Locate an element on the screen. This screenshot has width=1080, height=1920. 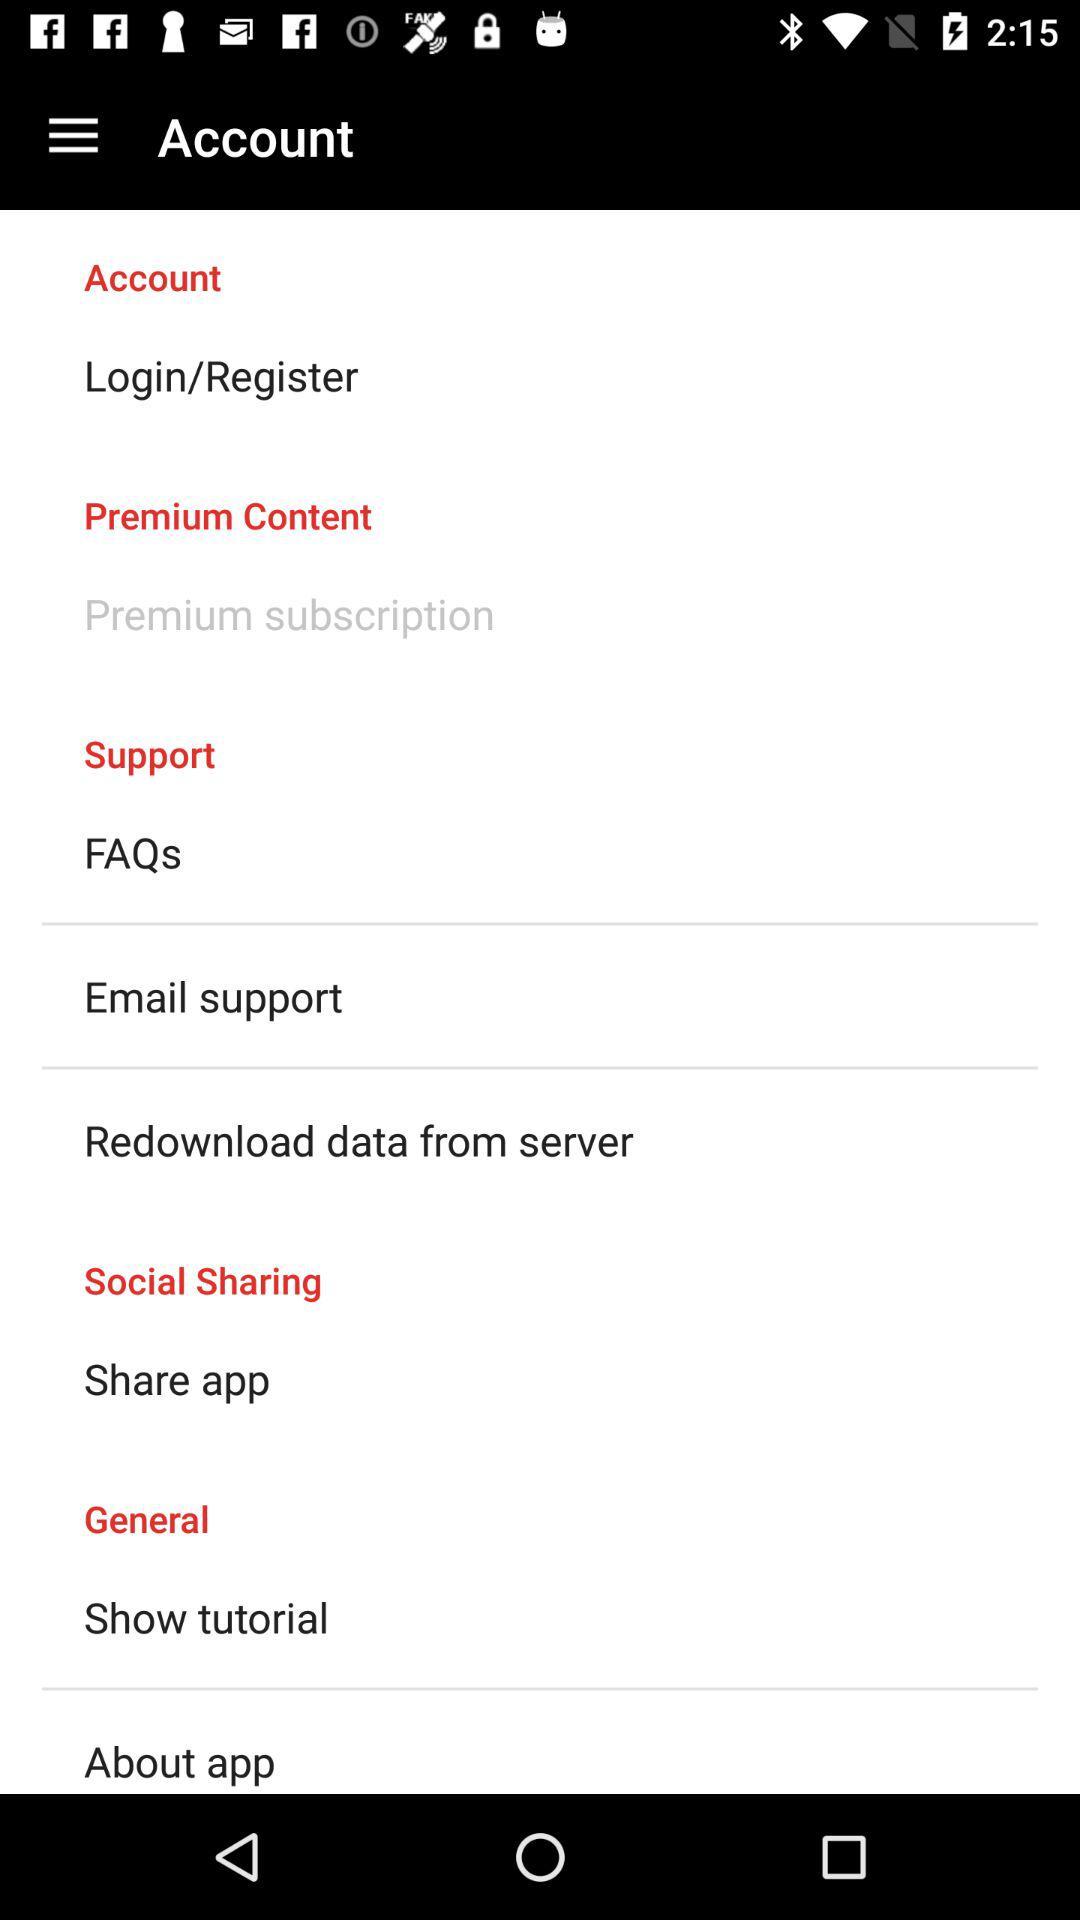
premium subscription icon is located at coordinates (289, 612).